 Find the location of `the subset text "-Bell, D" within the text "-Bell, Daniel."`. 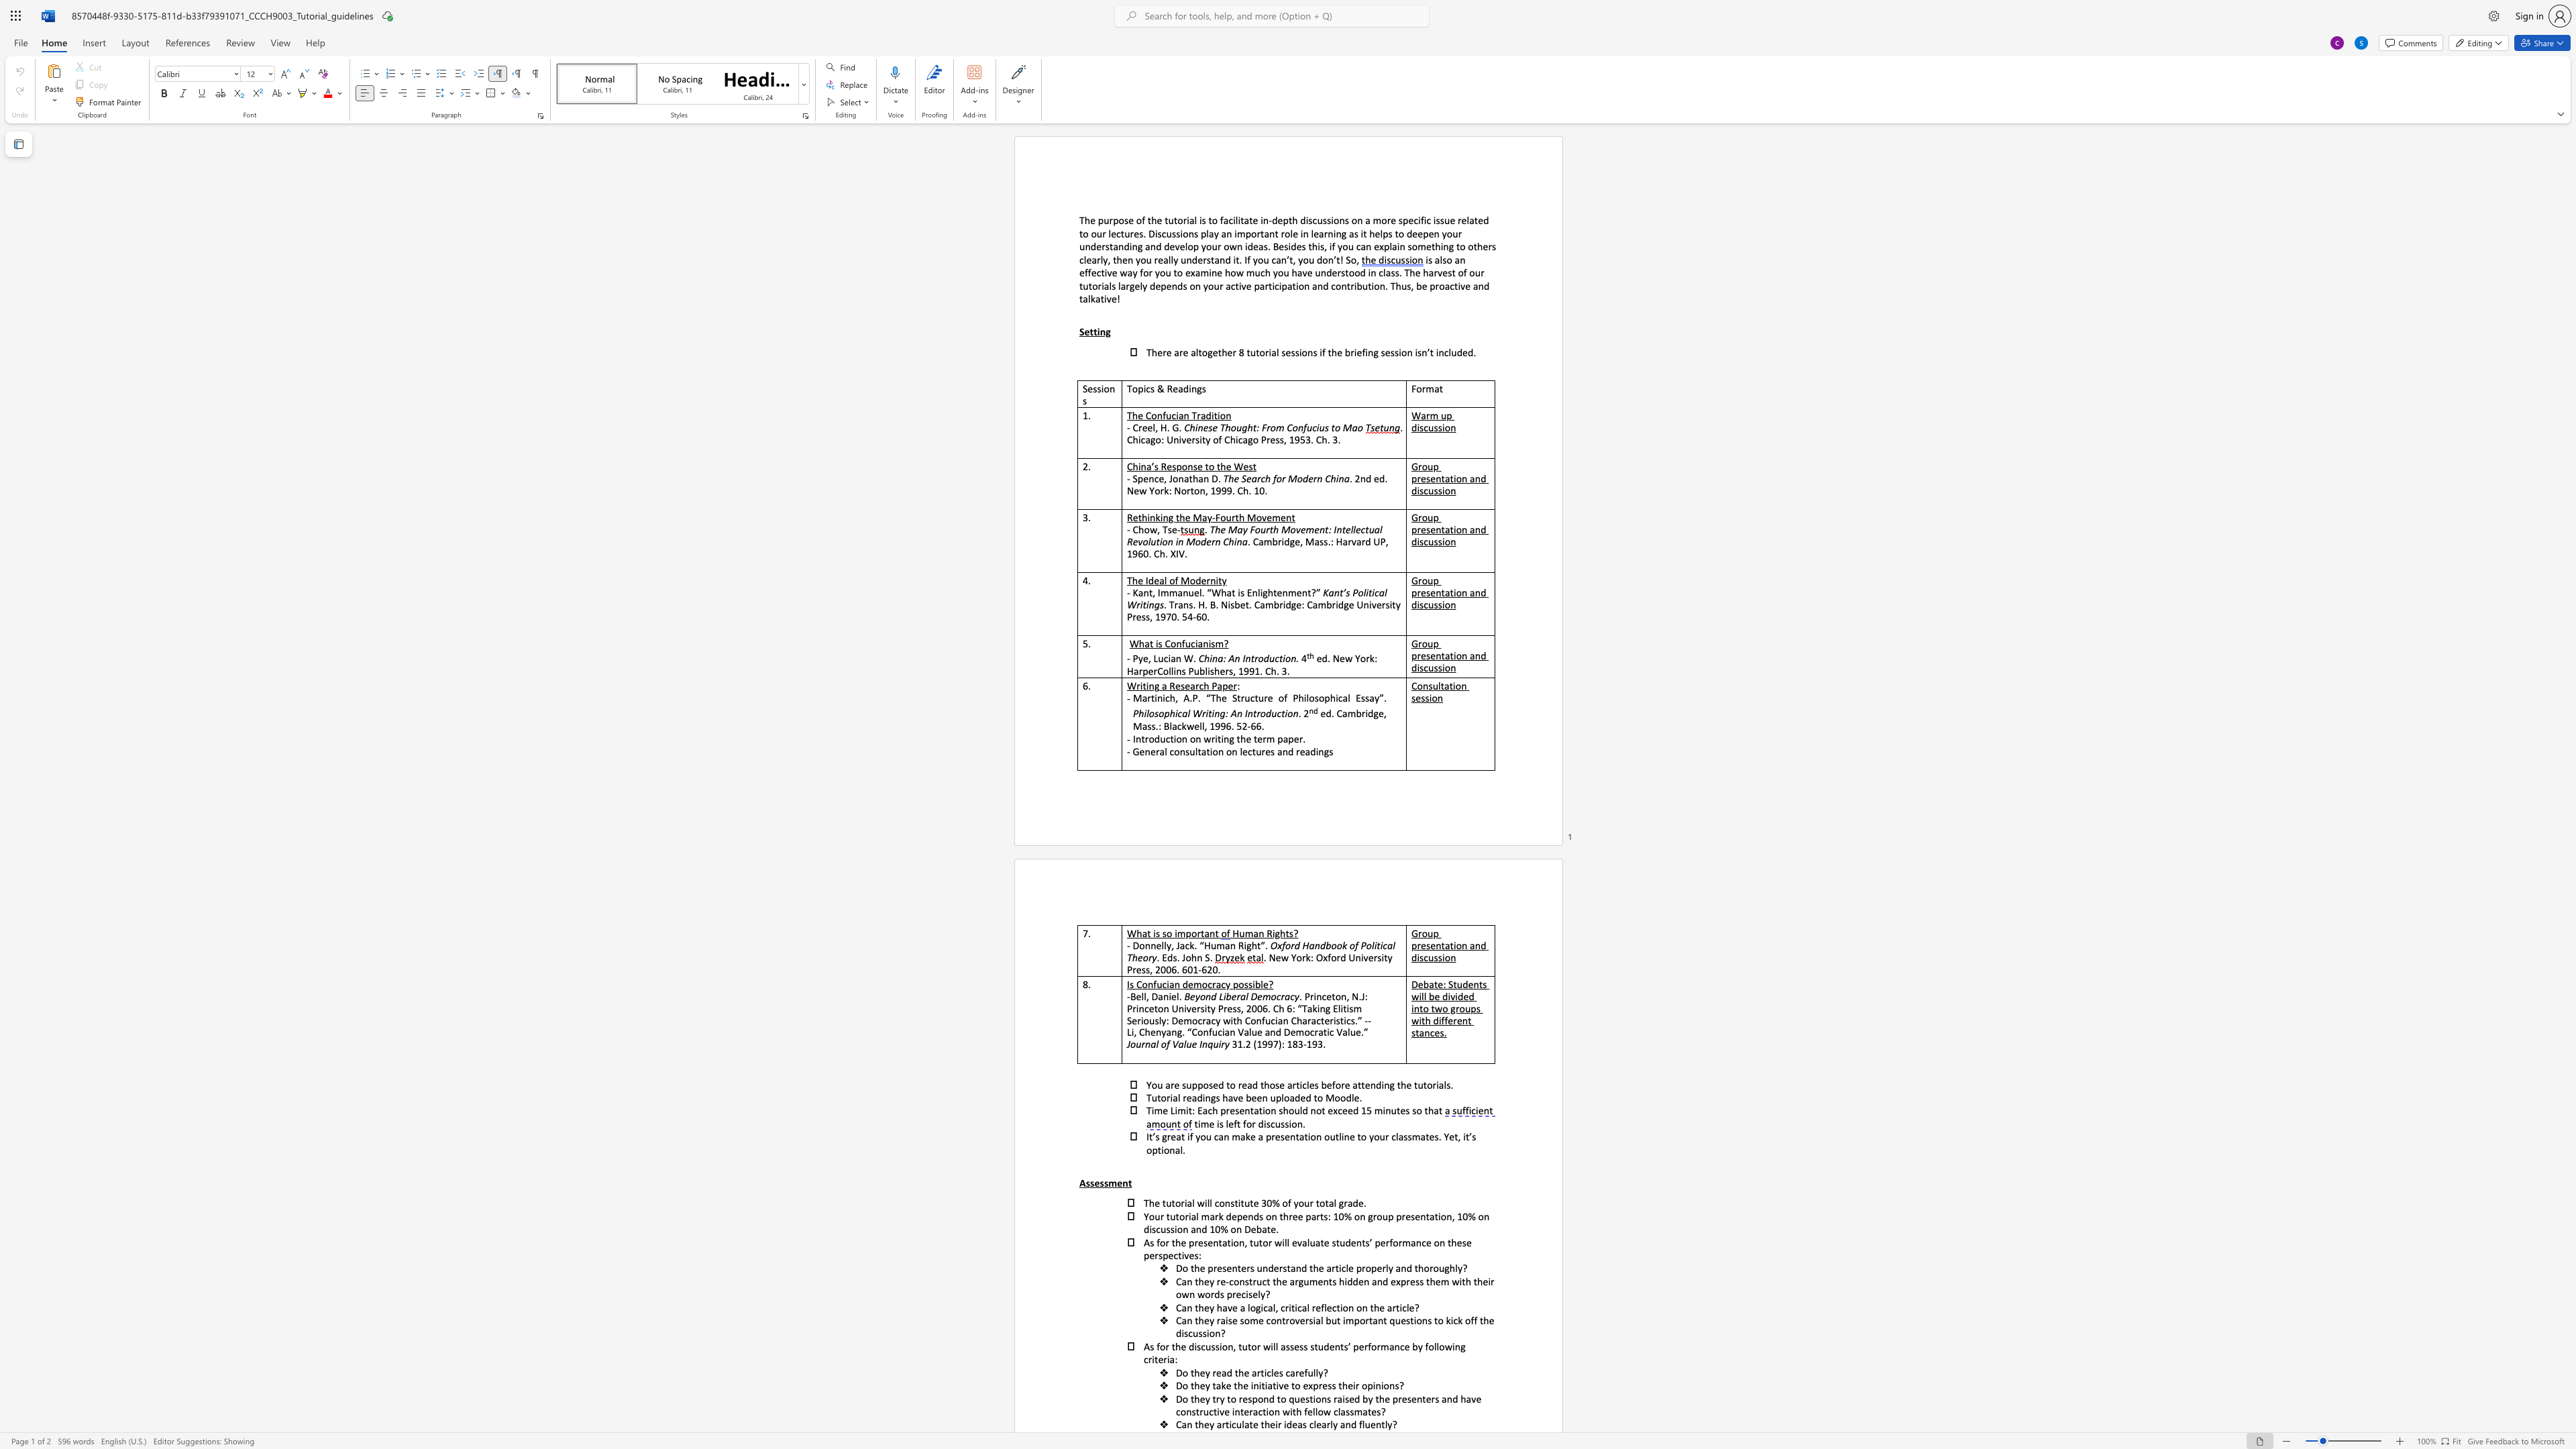

the subset text "-Bell, D" within the text "-Bell, Daniel." is located at coordinates (1127, 996).